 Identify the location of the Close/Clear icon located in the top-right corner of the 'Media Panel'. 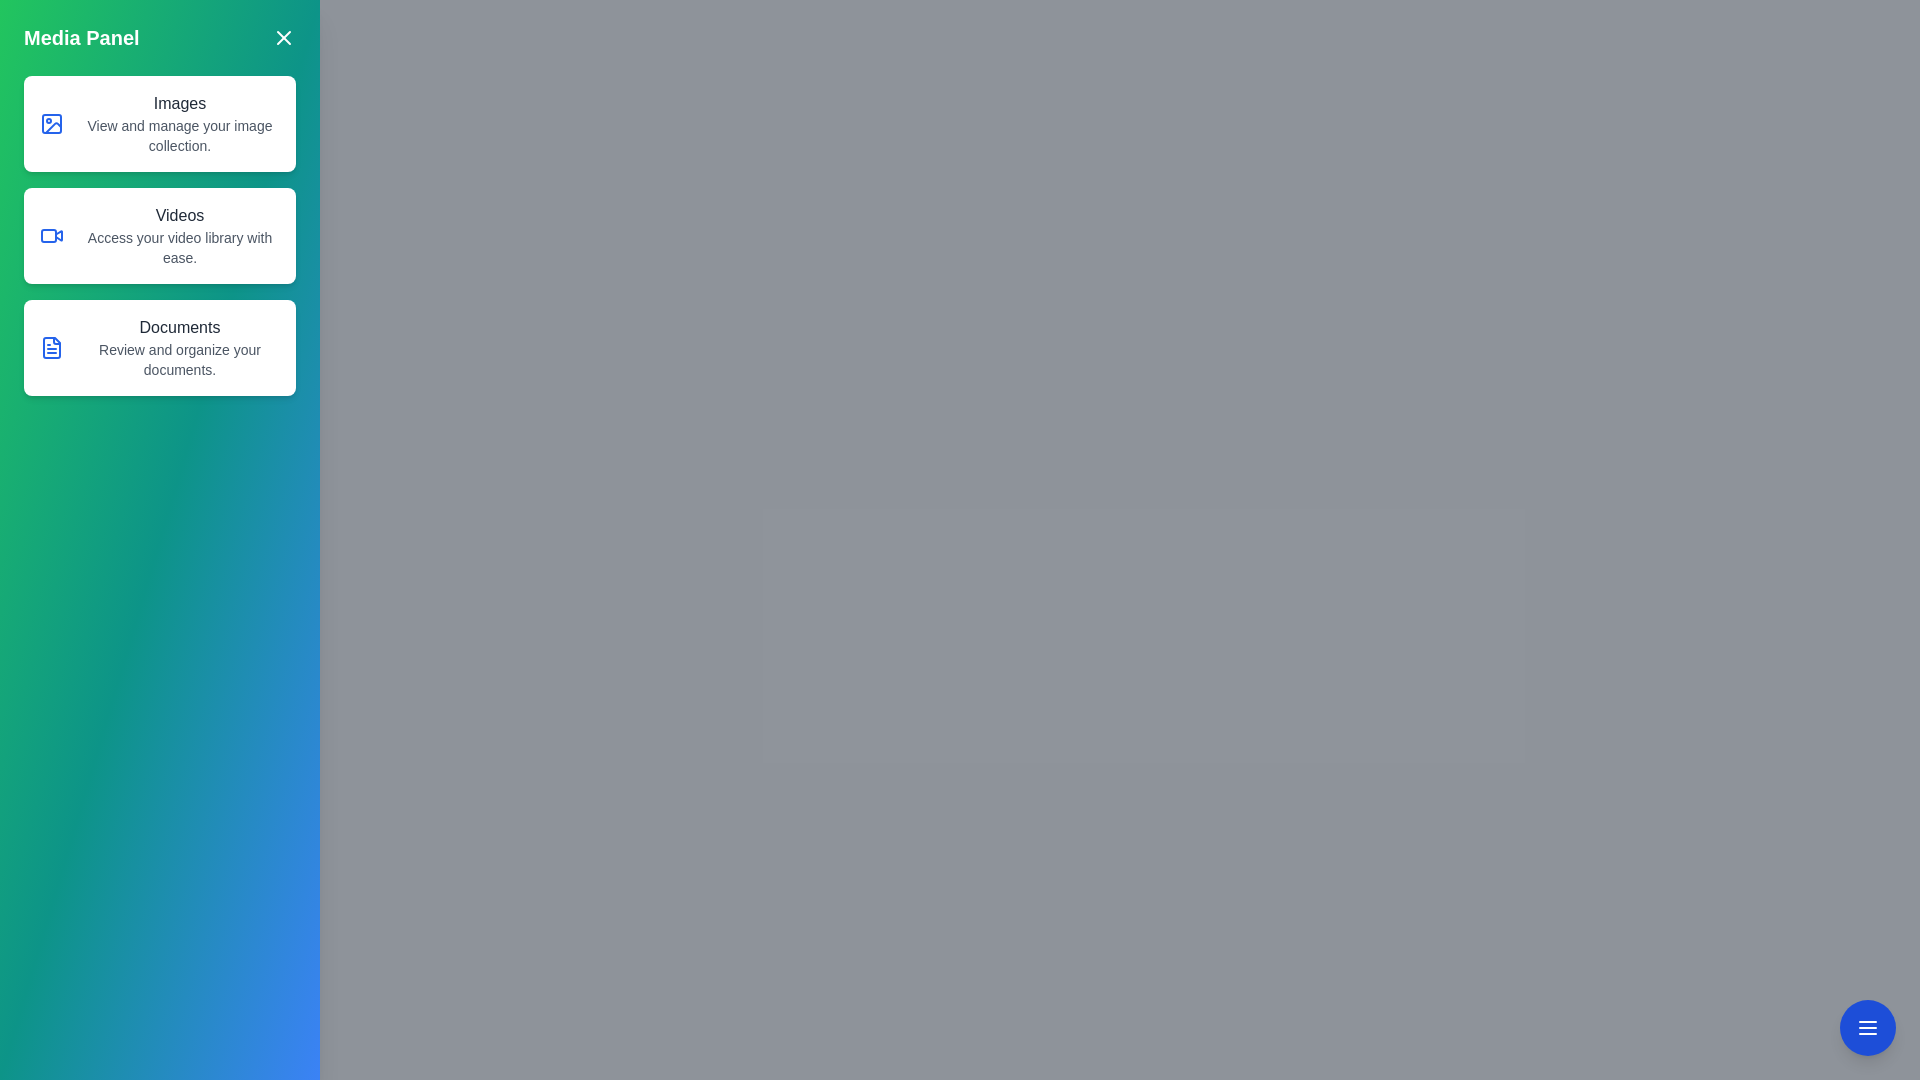
(282, 38).